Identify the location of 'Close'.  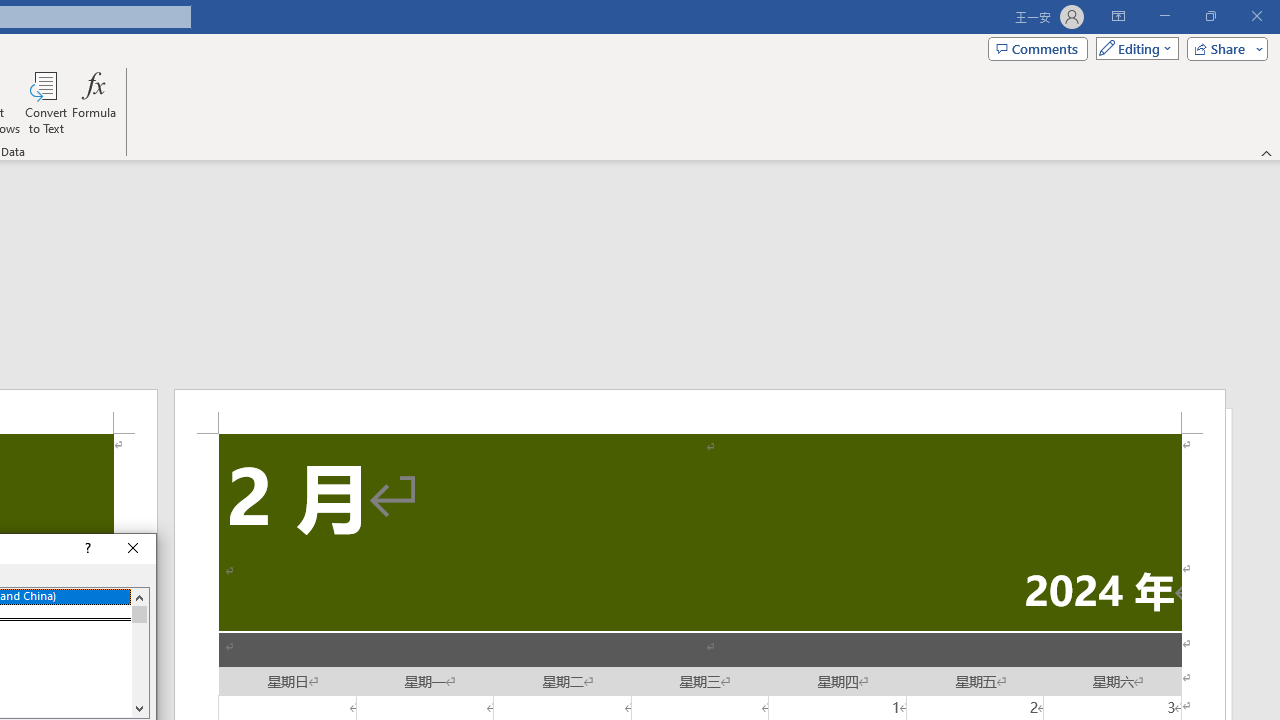
(132, 549).